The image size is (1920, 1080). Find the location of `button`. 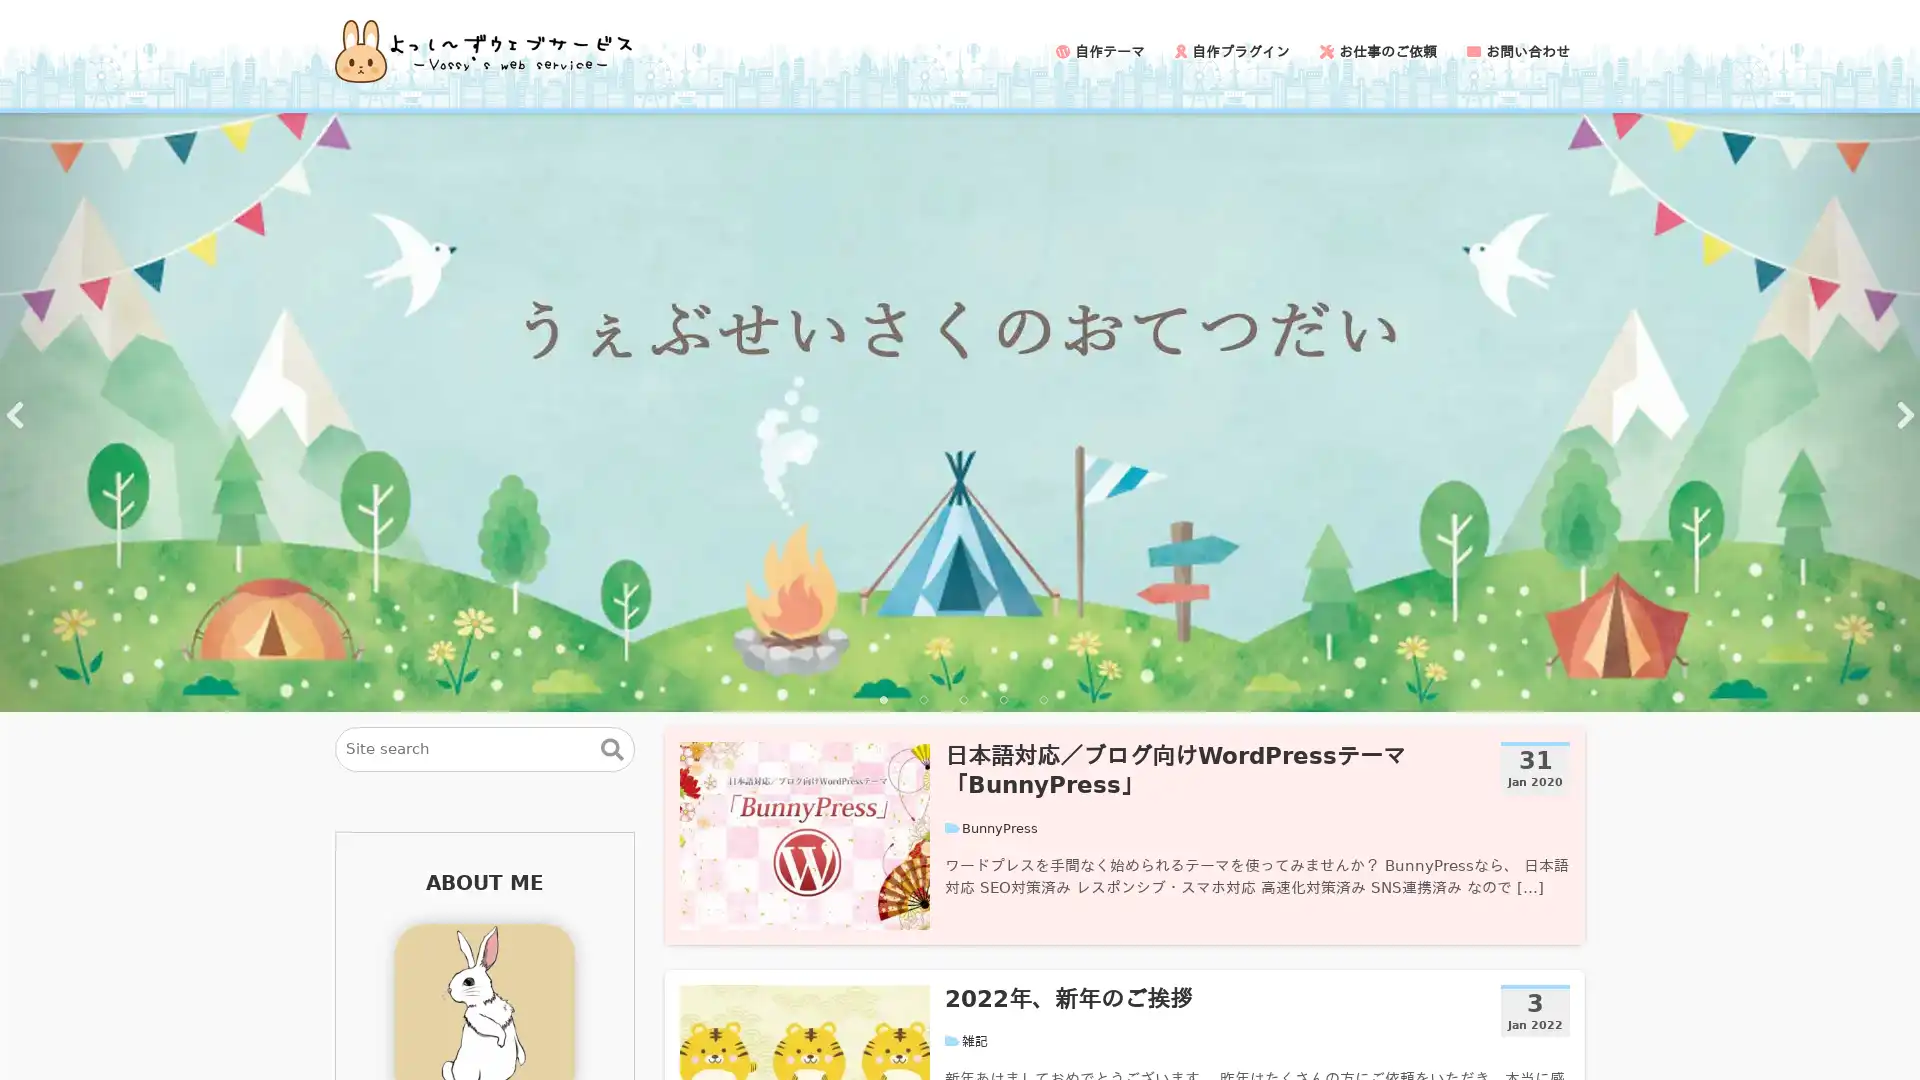

button is located at coordinates (611, 748).